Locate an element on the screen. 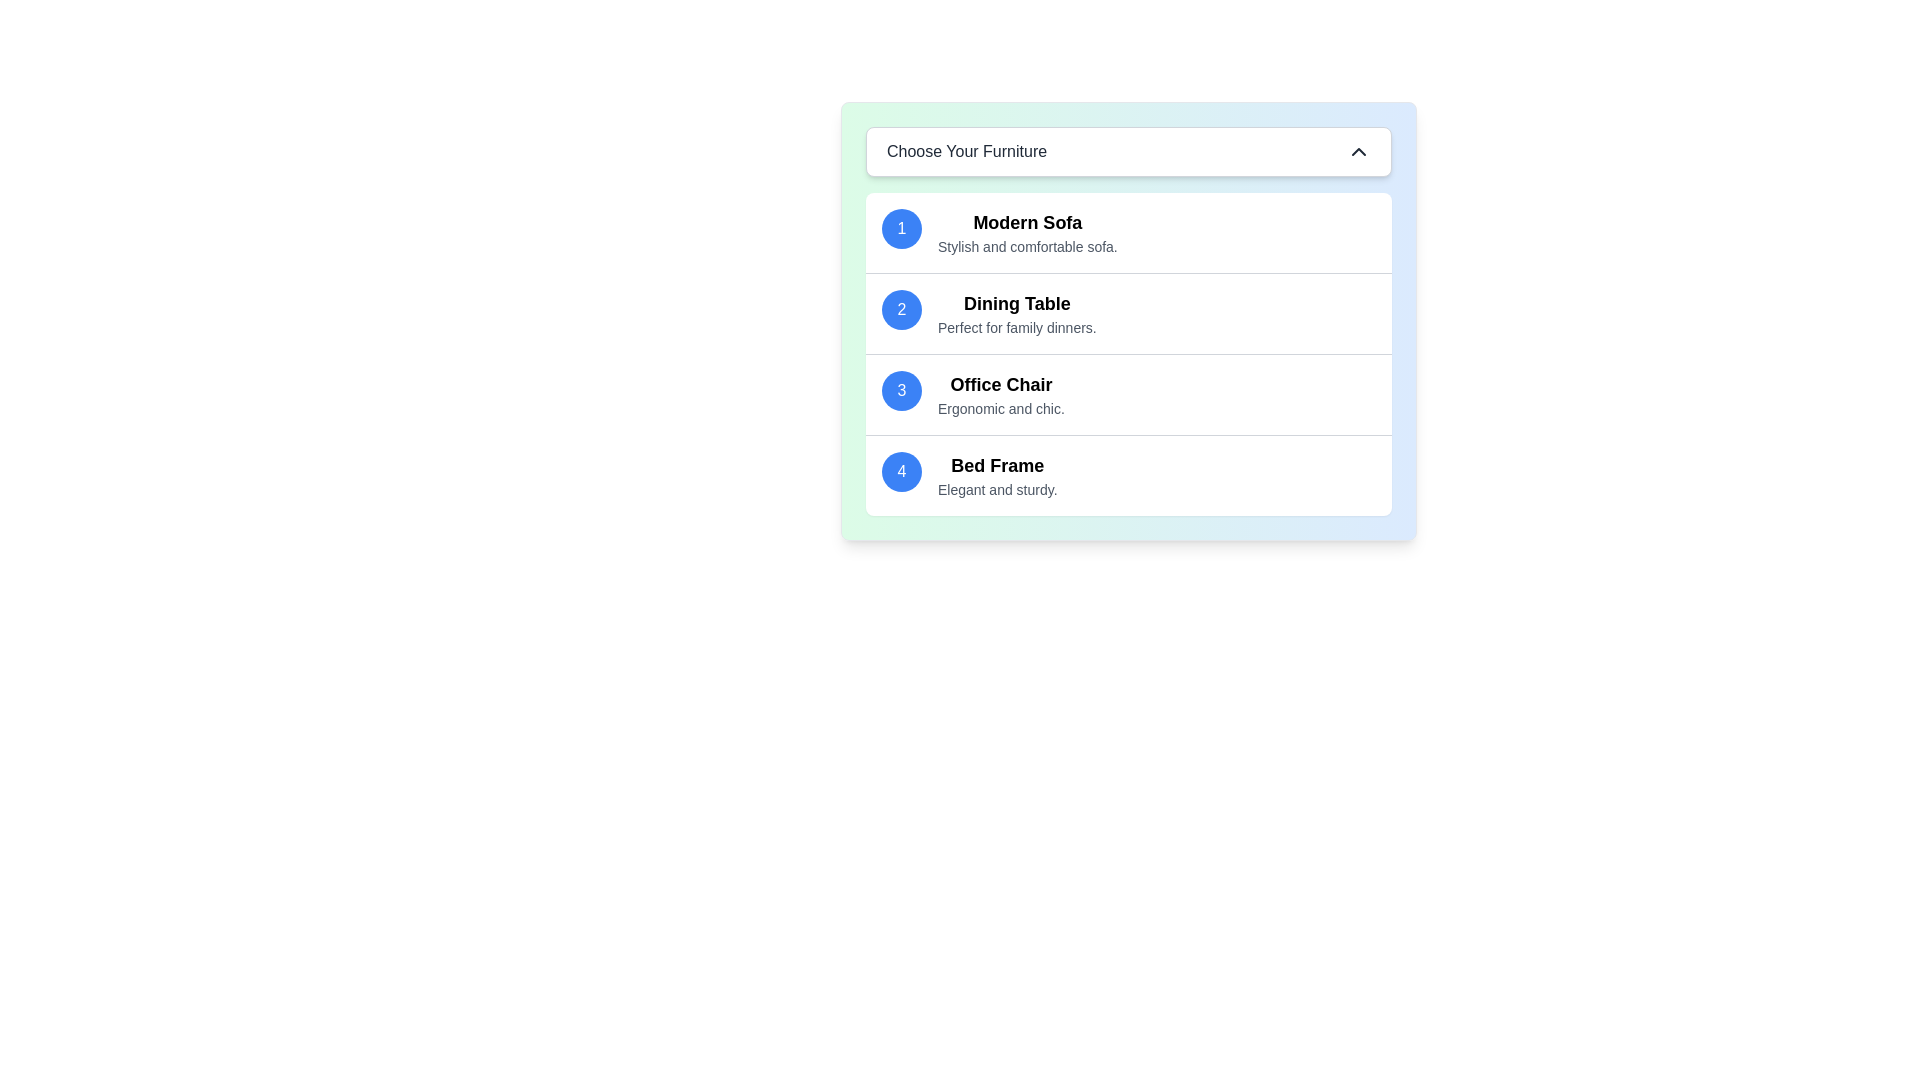  the second item in the vertically stacked list that describes the 'Dining Table' with its characteristics is located at coordinates (1128, 320).